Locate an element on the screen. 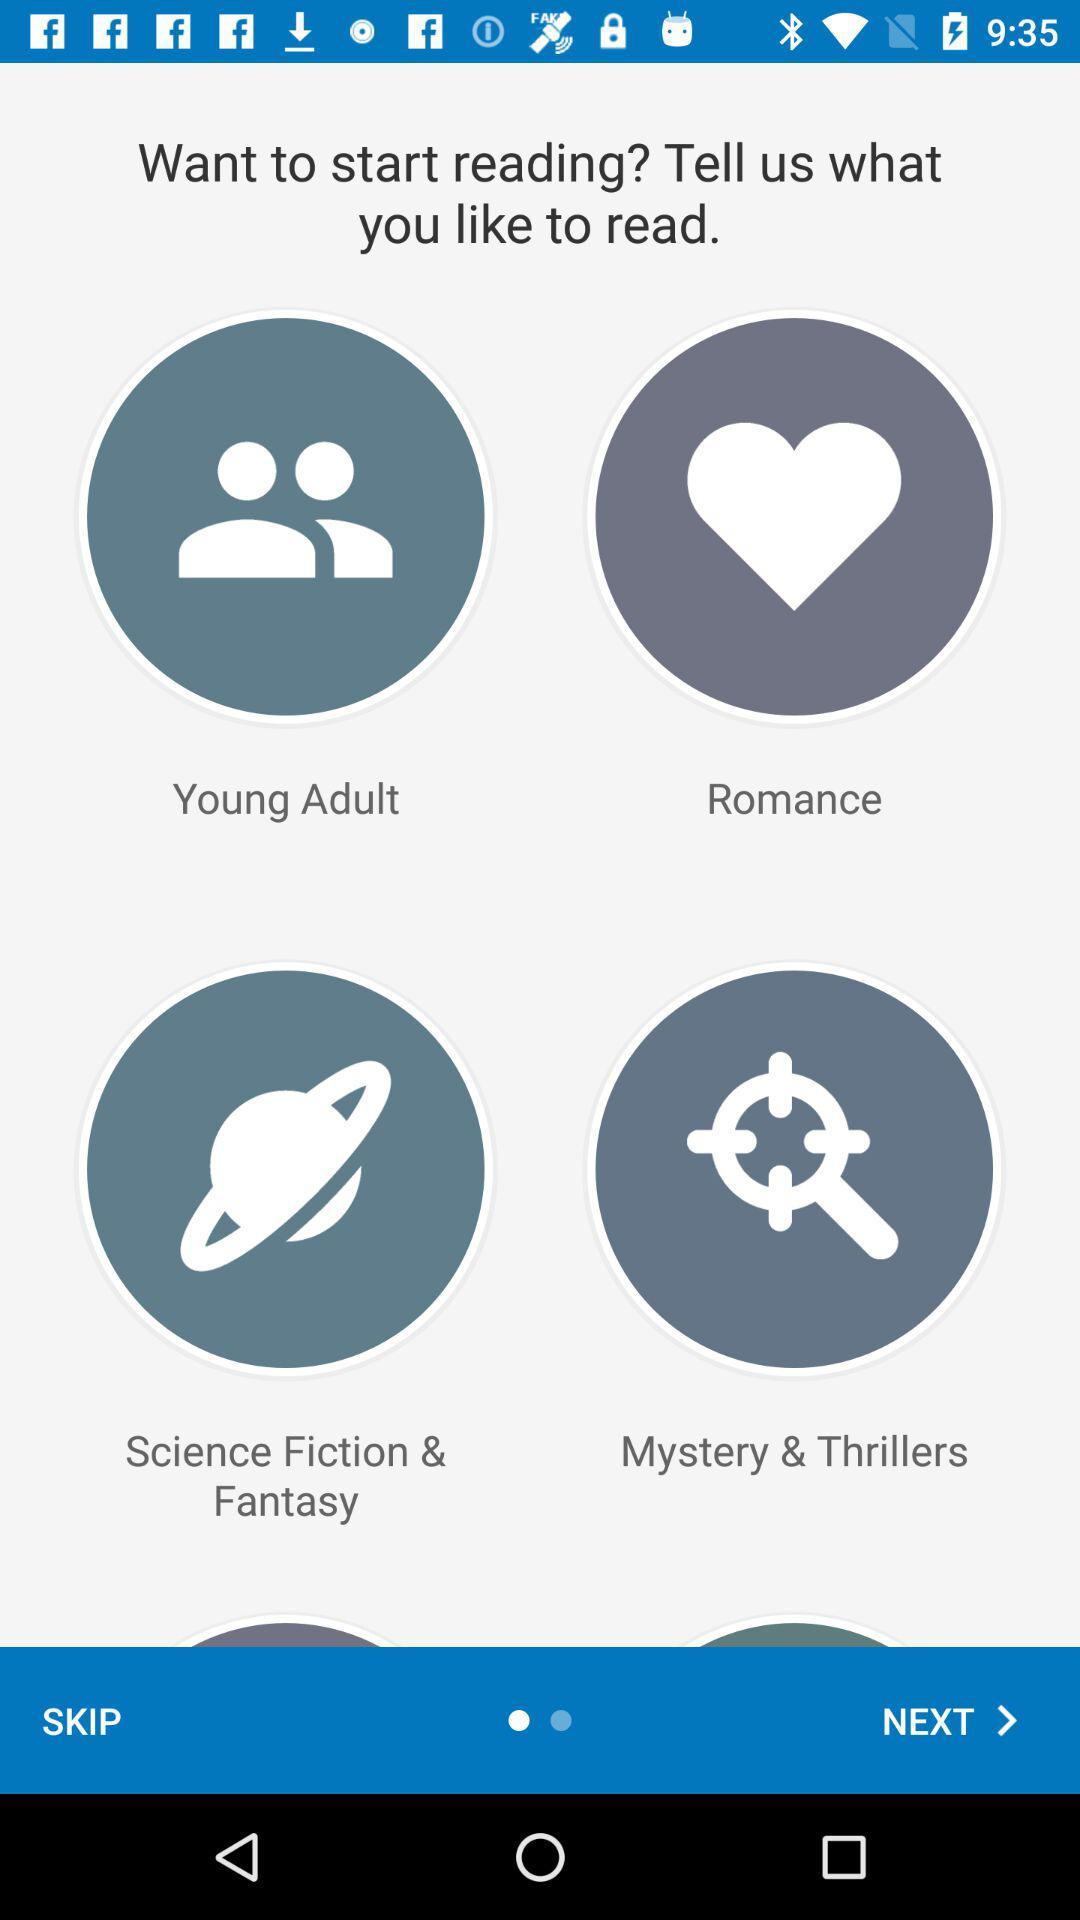 Image resolution: width=1080 pixels, height=1920 pixels. next is located at coordinates (959, 1719).